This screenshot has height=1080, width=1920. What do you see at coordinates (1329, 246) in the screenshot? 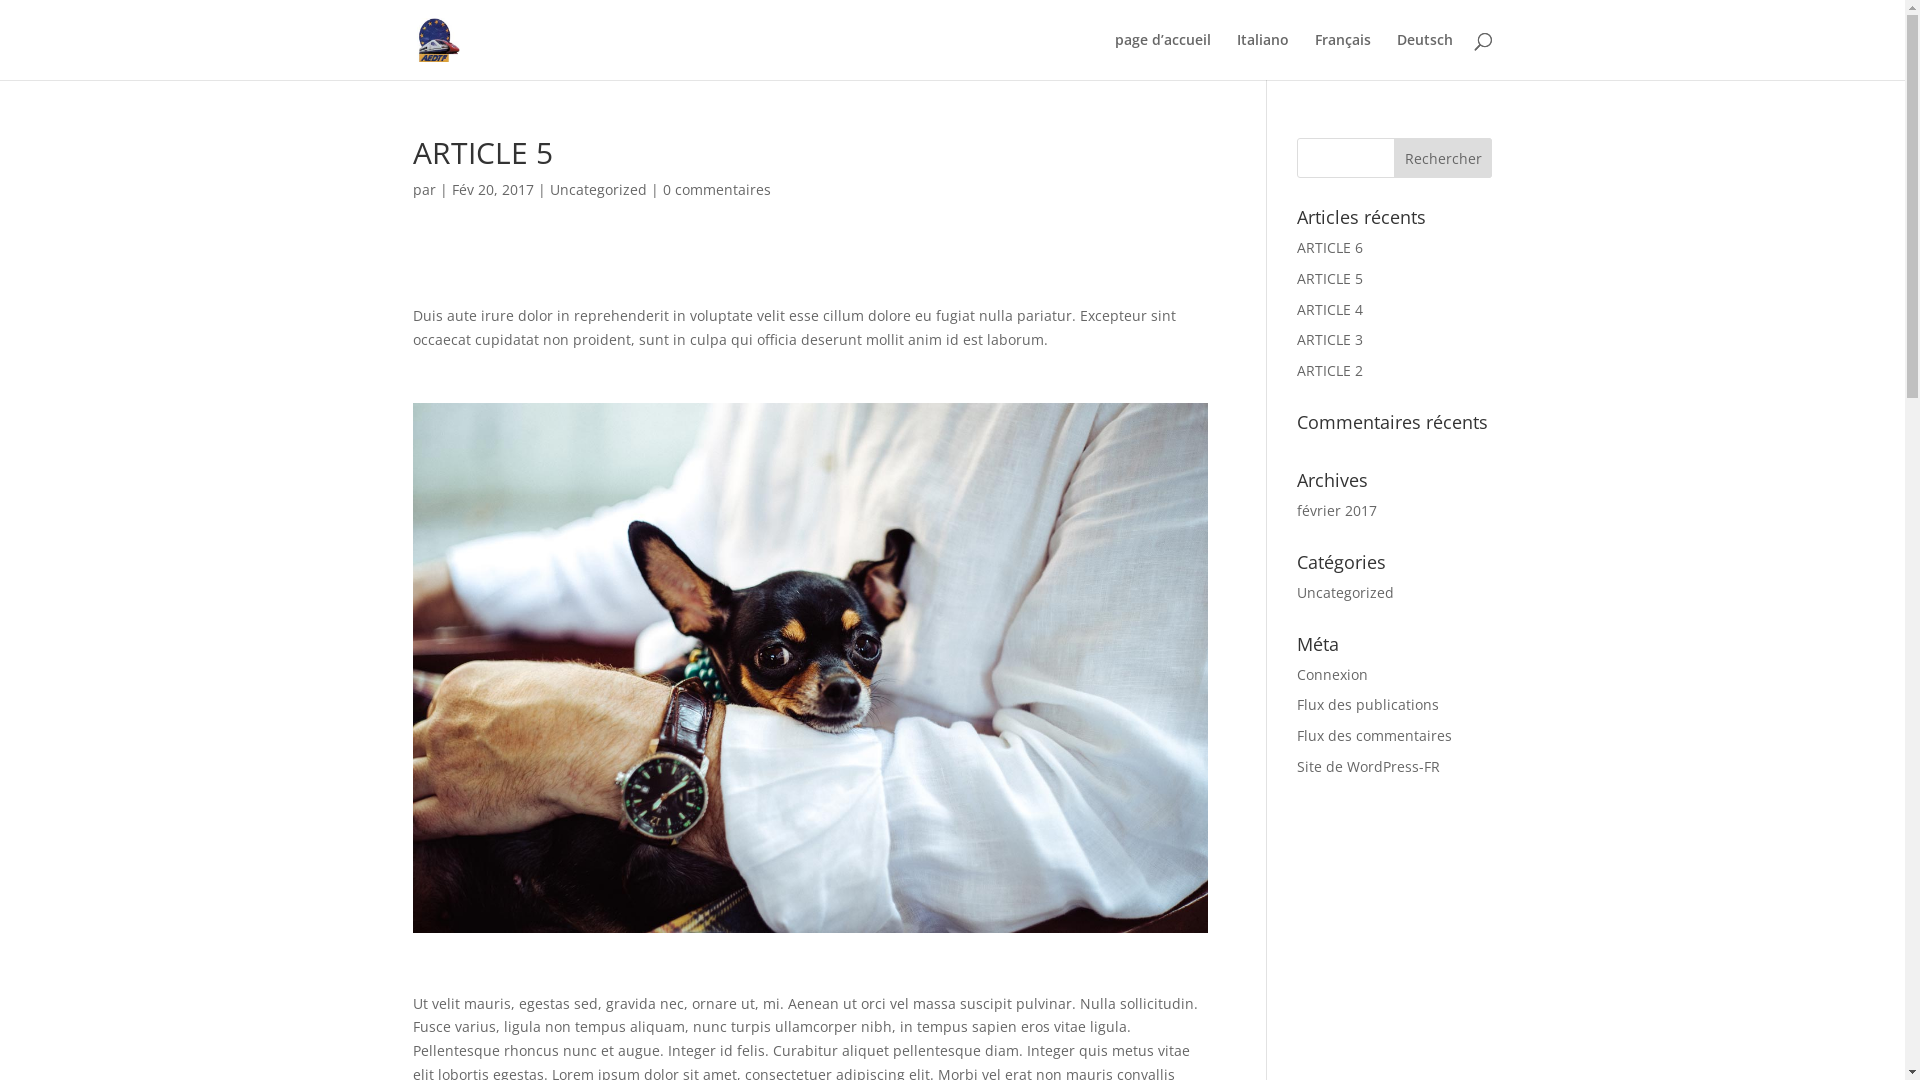
I see `'ARTICLE 6'` at bounding box center [1329, 246].